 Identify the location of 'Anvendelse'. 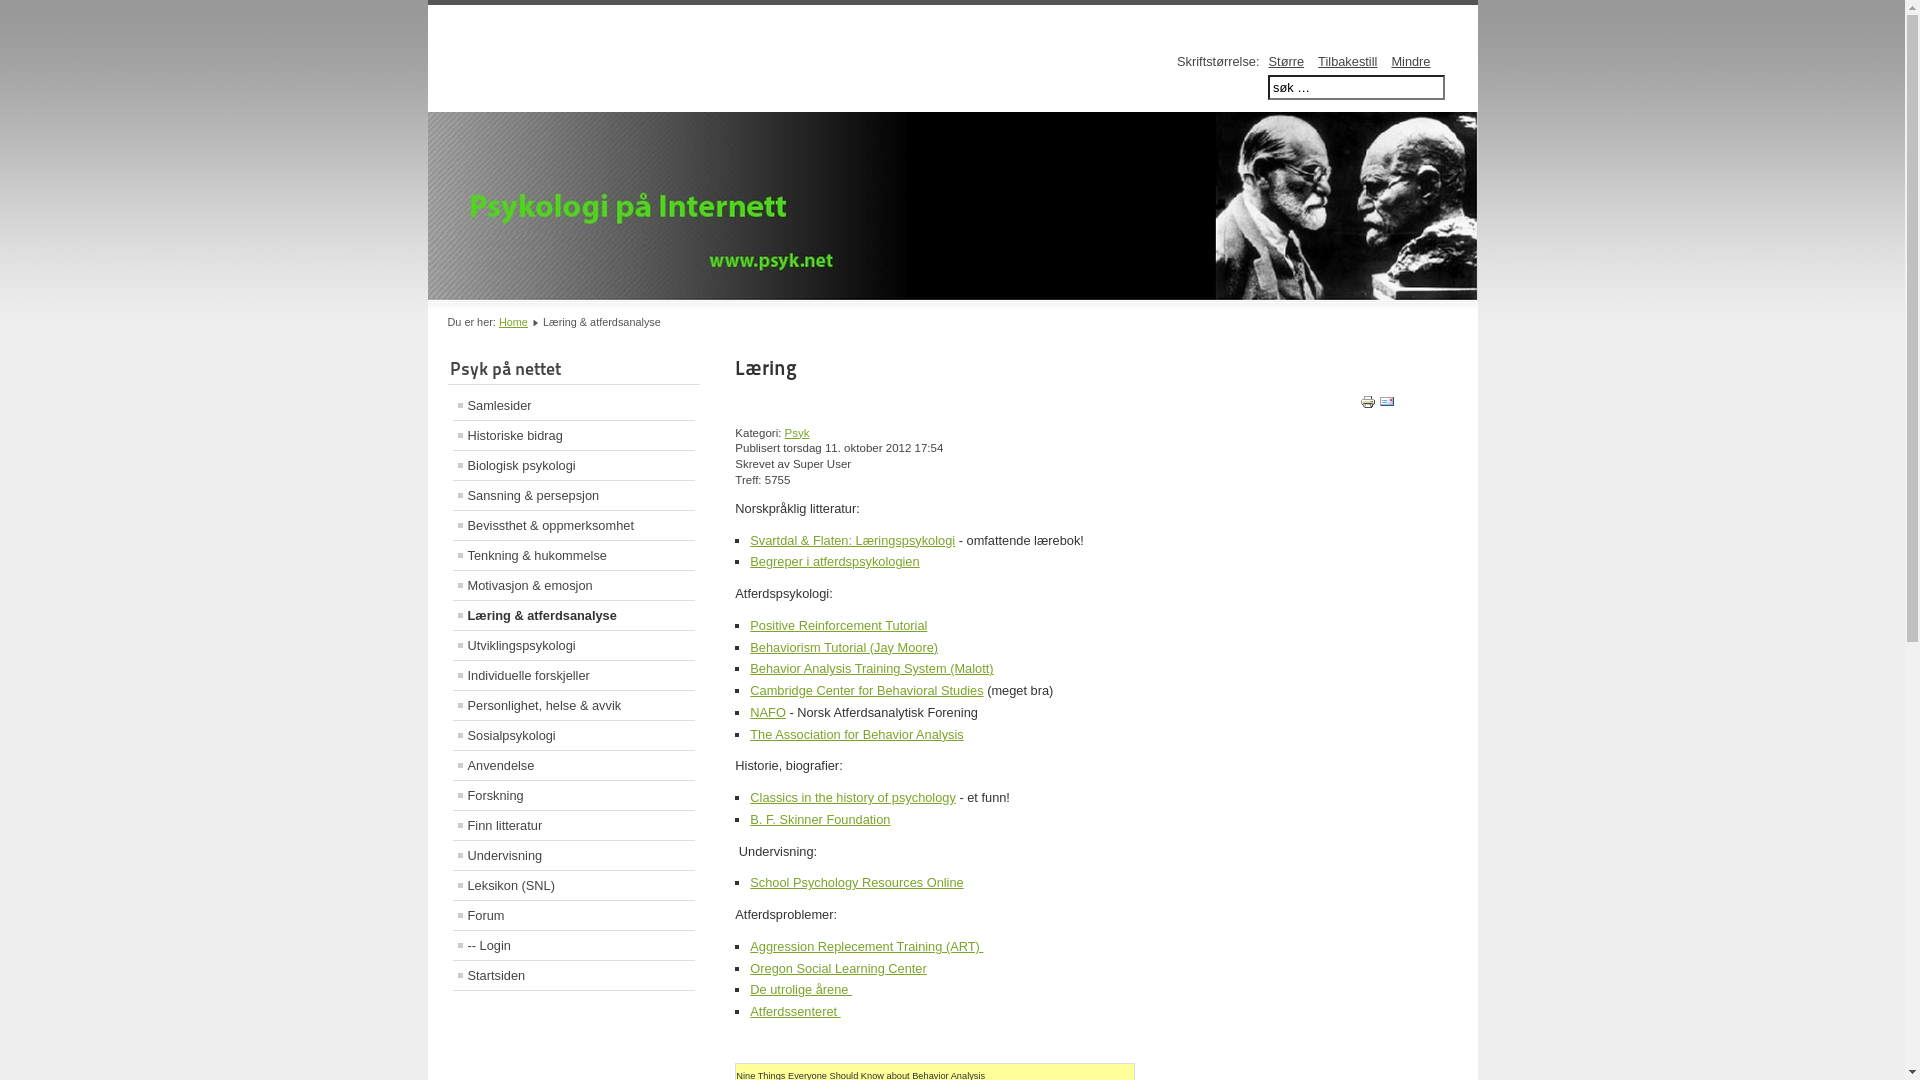
(572, 765).